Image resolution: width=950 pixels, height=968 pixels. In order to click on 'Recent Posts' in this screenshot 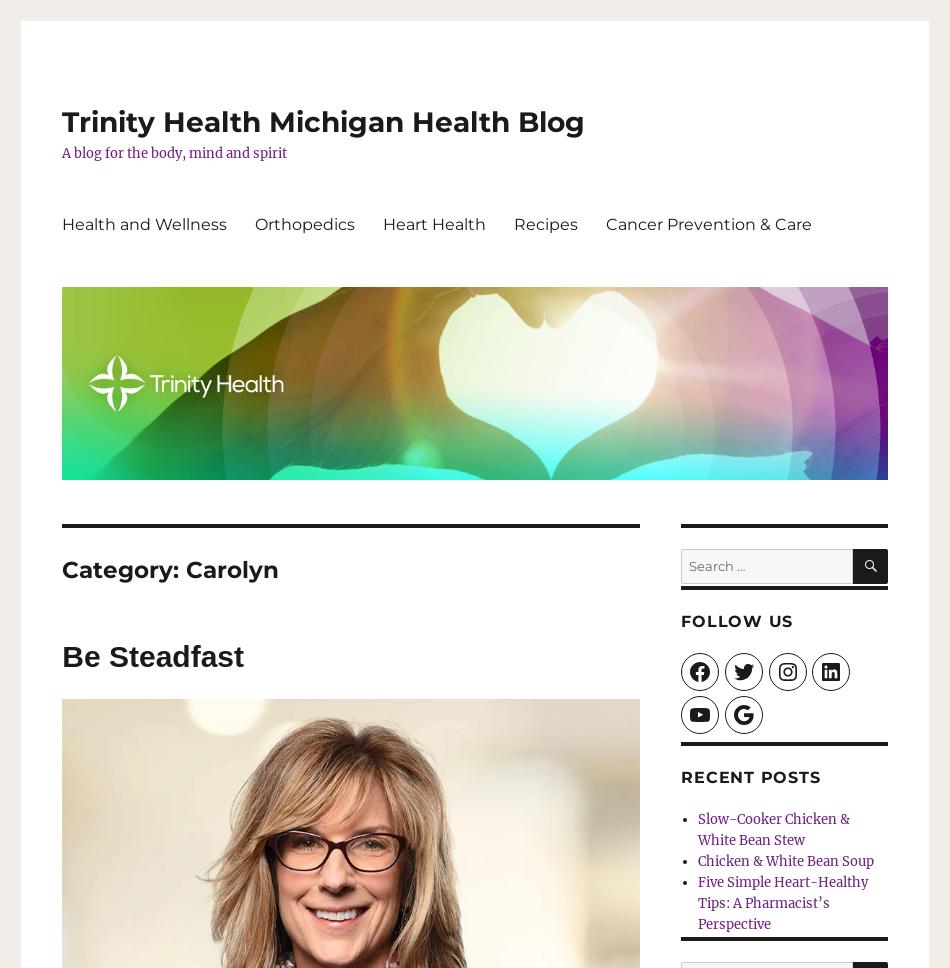, I will do `click(749, 775)`.